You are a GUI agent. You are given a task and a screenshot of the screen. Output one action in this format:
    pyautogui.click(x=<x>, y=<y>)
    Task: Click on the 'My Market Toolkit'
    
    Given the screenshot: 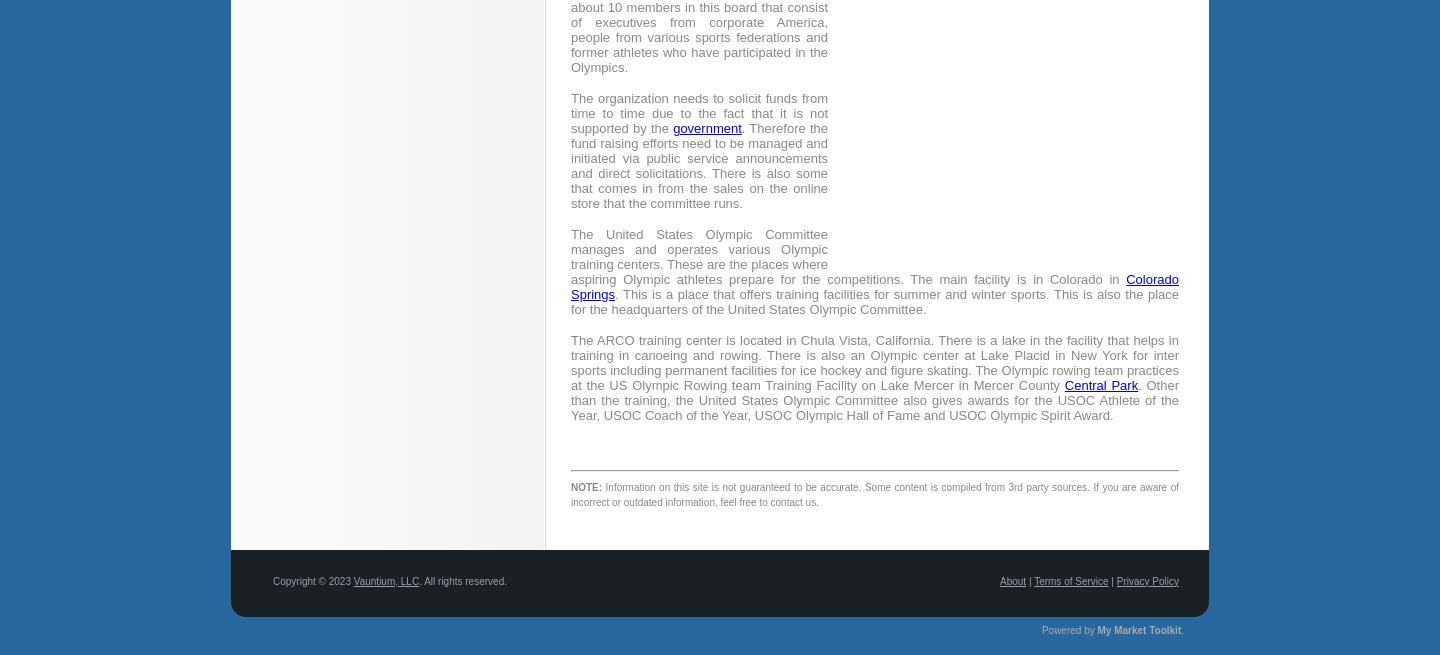 What is the action you would take?
    pyautogui.click(x=1138, y=629)
    